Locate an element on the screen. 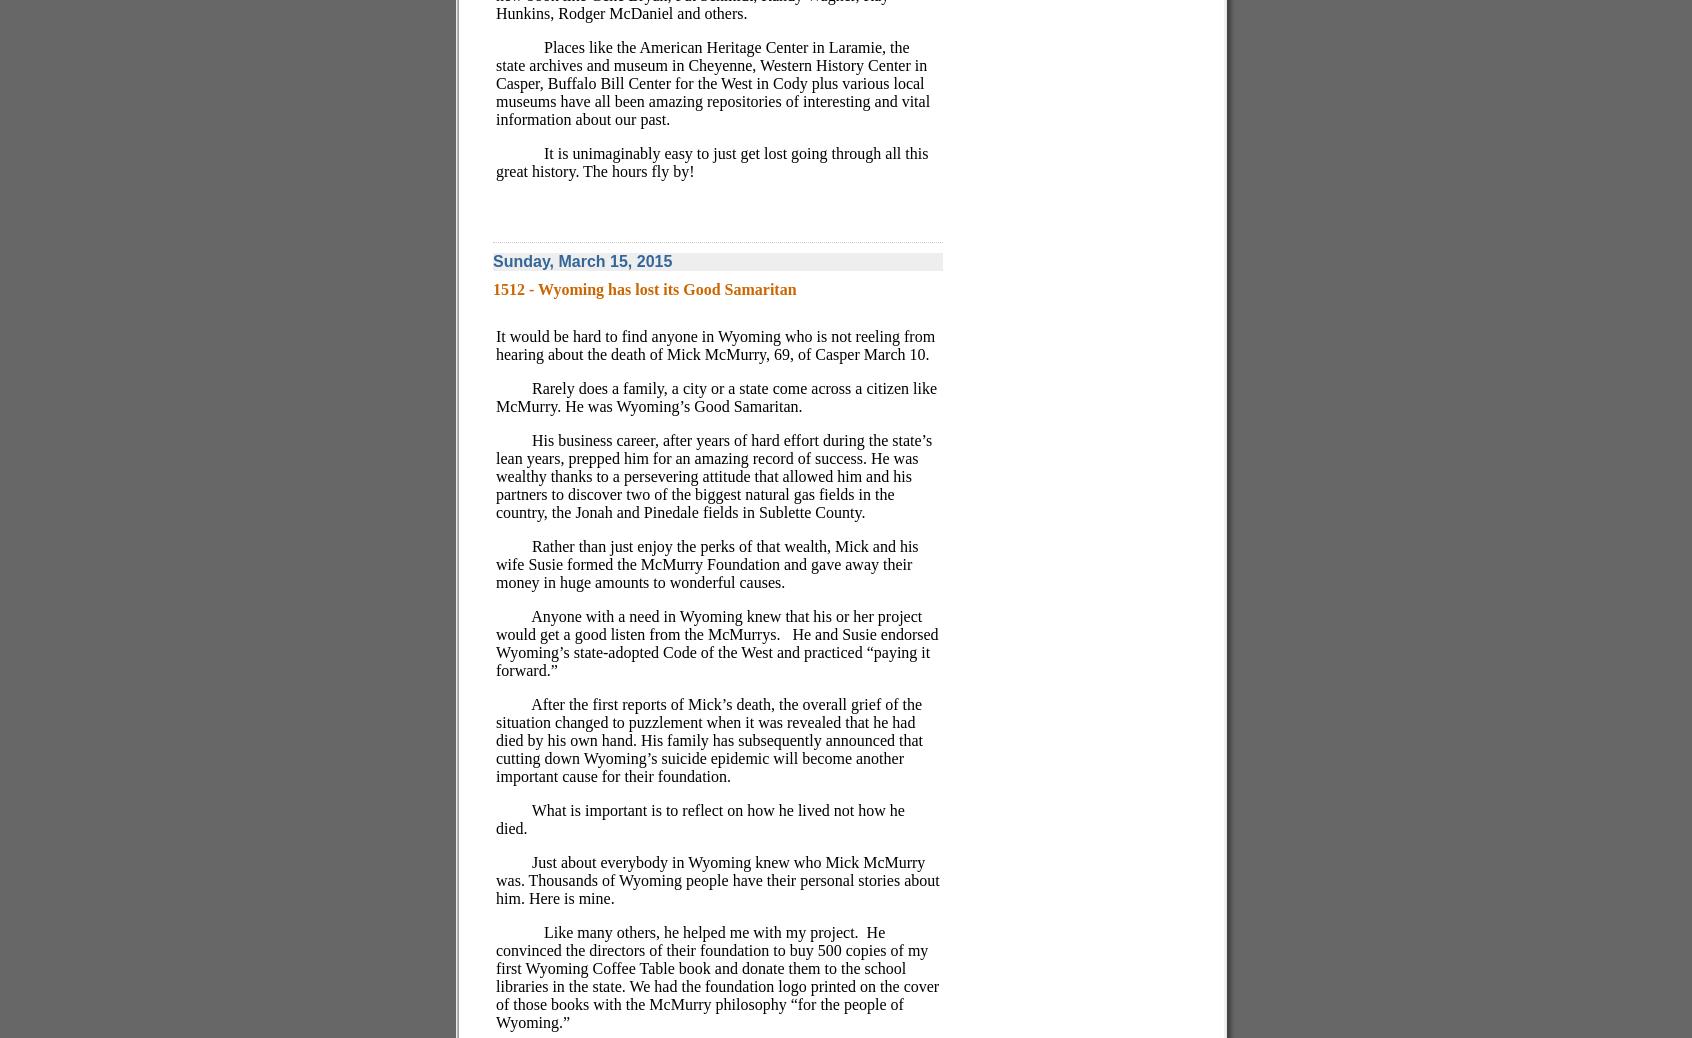  'Like many others, he helped me with
my project.' is located at coordinates (700, 931).